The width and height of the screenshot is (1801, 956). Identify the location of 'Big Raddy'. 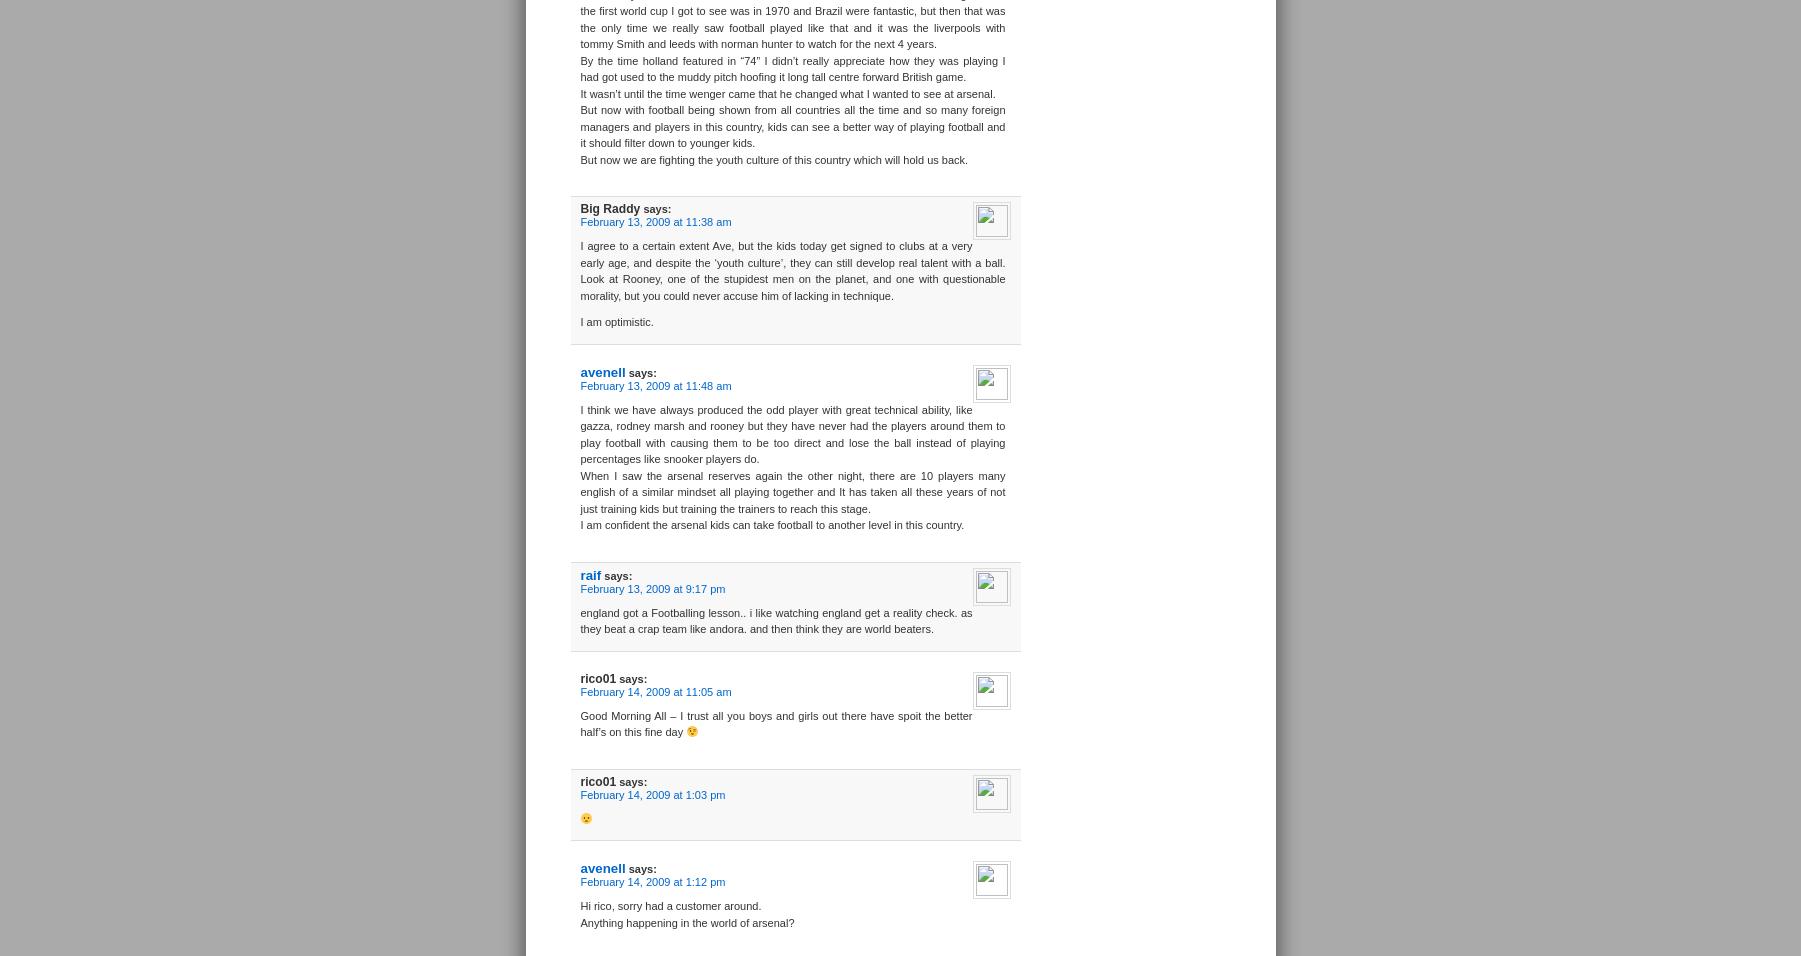
(608, 208).